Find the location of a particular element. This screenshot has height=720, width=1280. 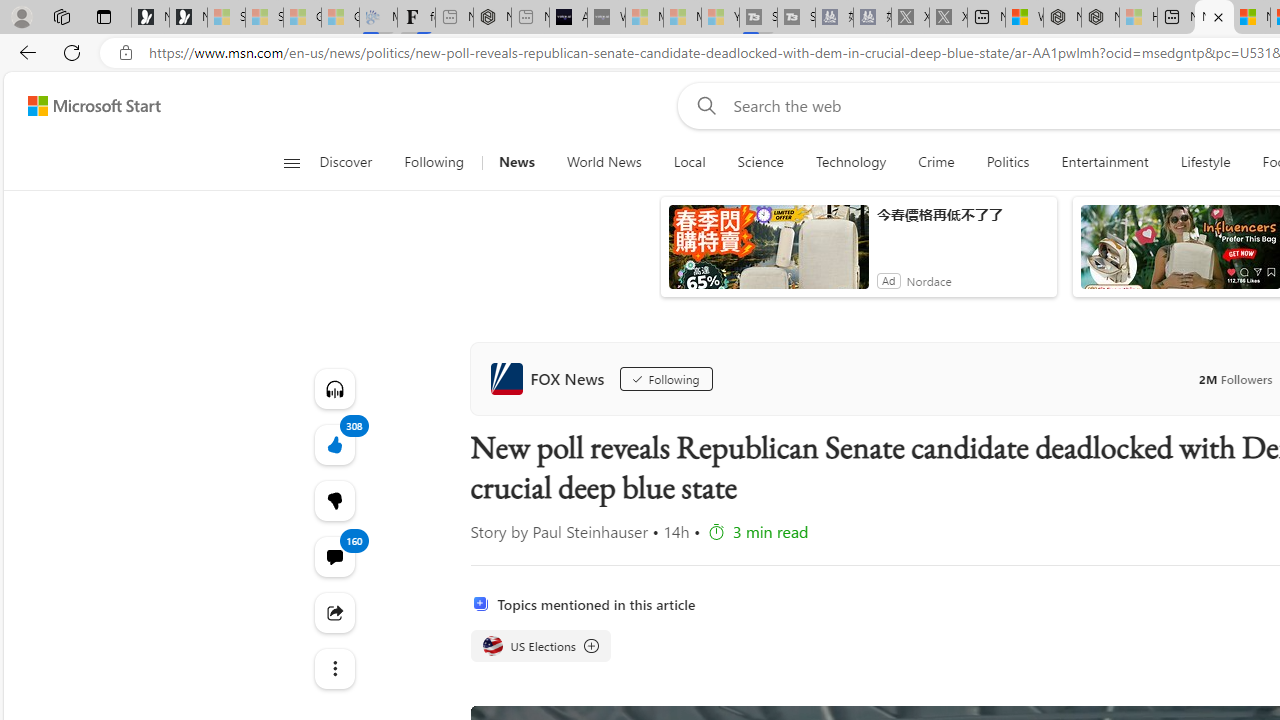

'AI Voice Changer for PC and Mac - Voice.ai' is located at coordinates (567, 17).